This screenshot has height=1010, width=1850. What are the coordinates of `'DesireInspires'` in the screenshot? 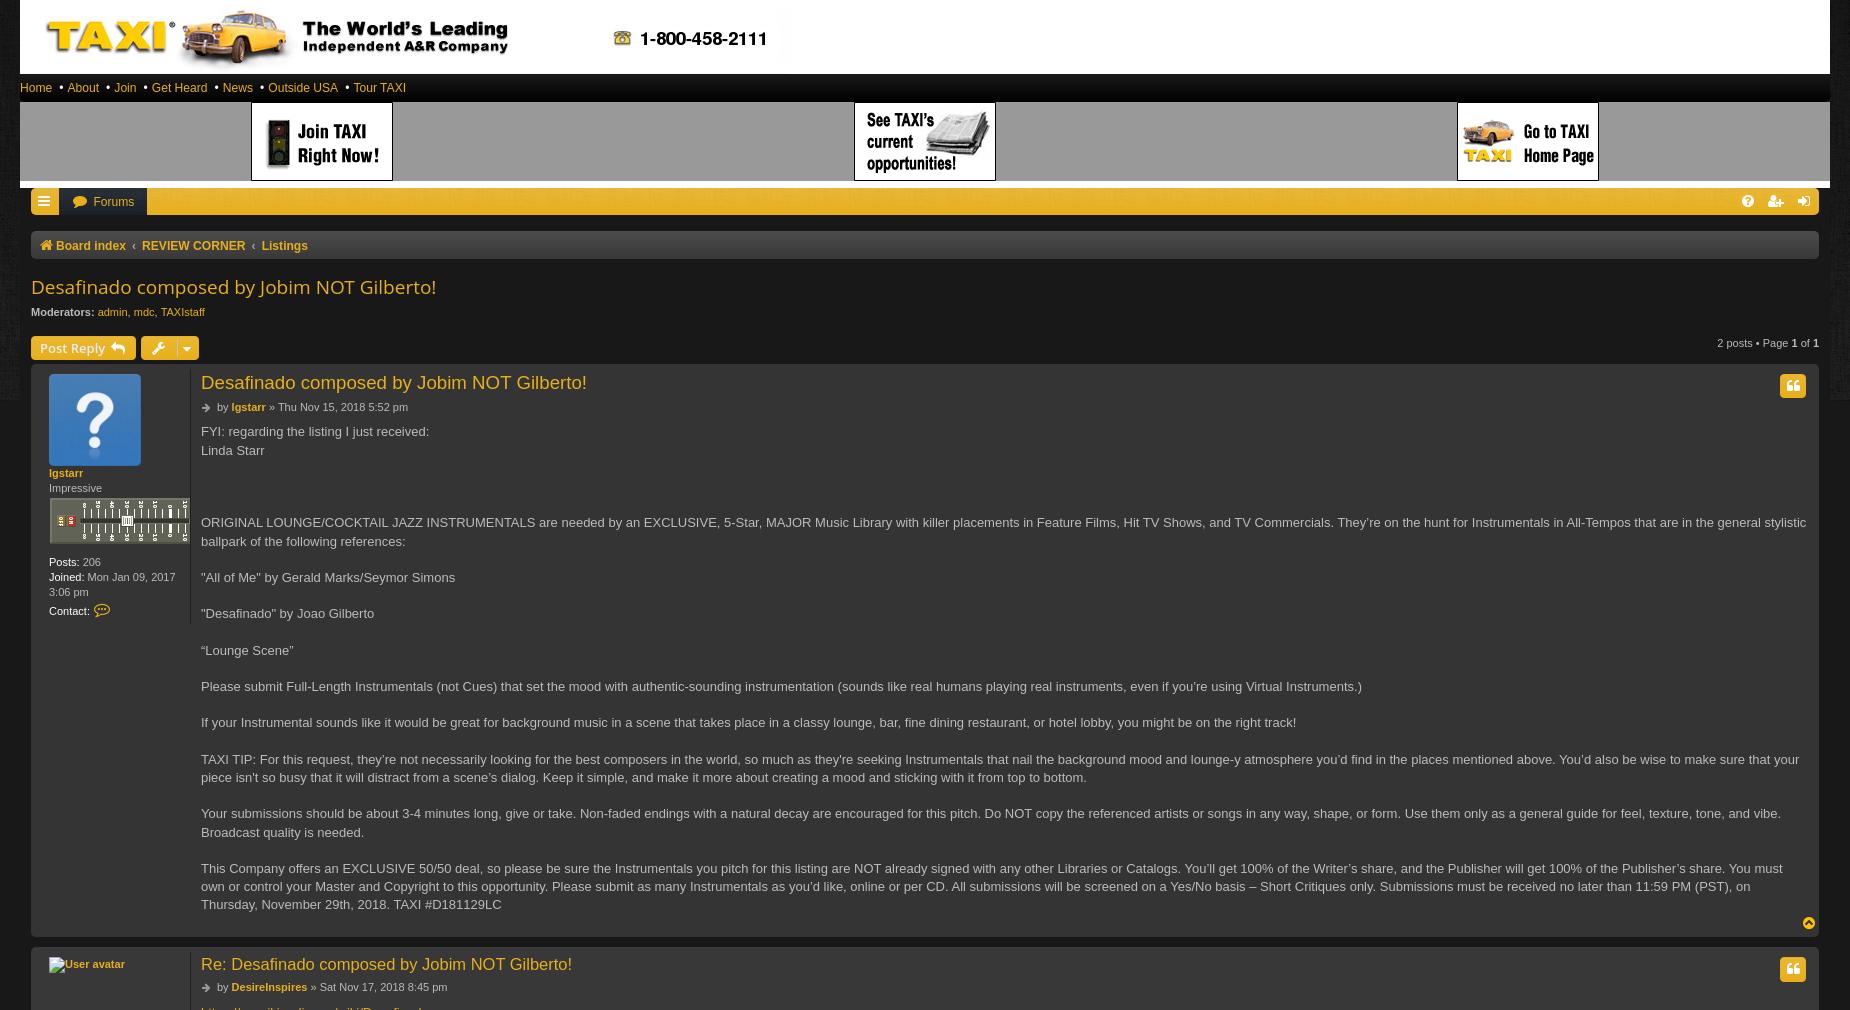 It's located at (230, 985).